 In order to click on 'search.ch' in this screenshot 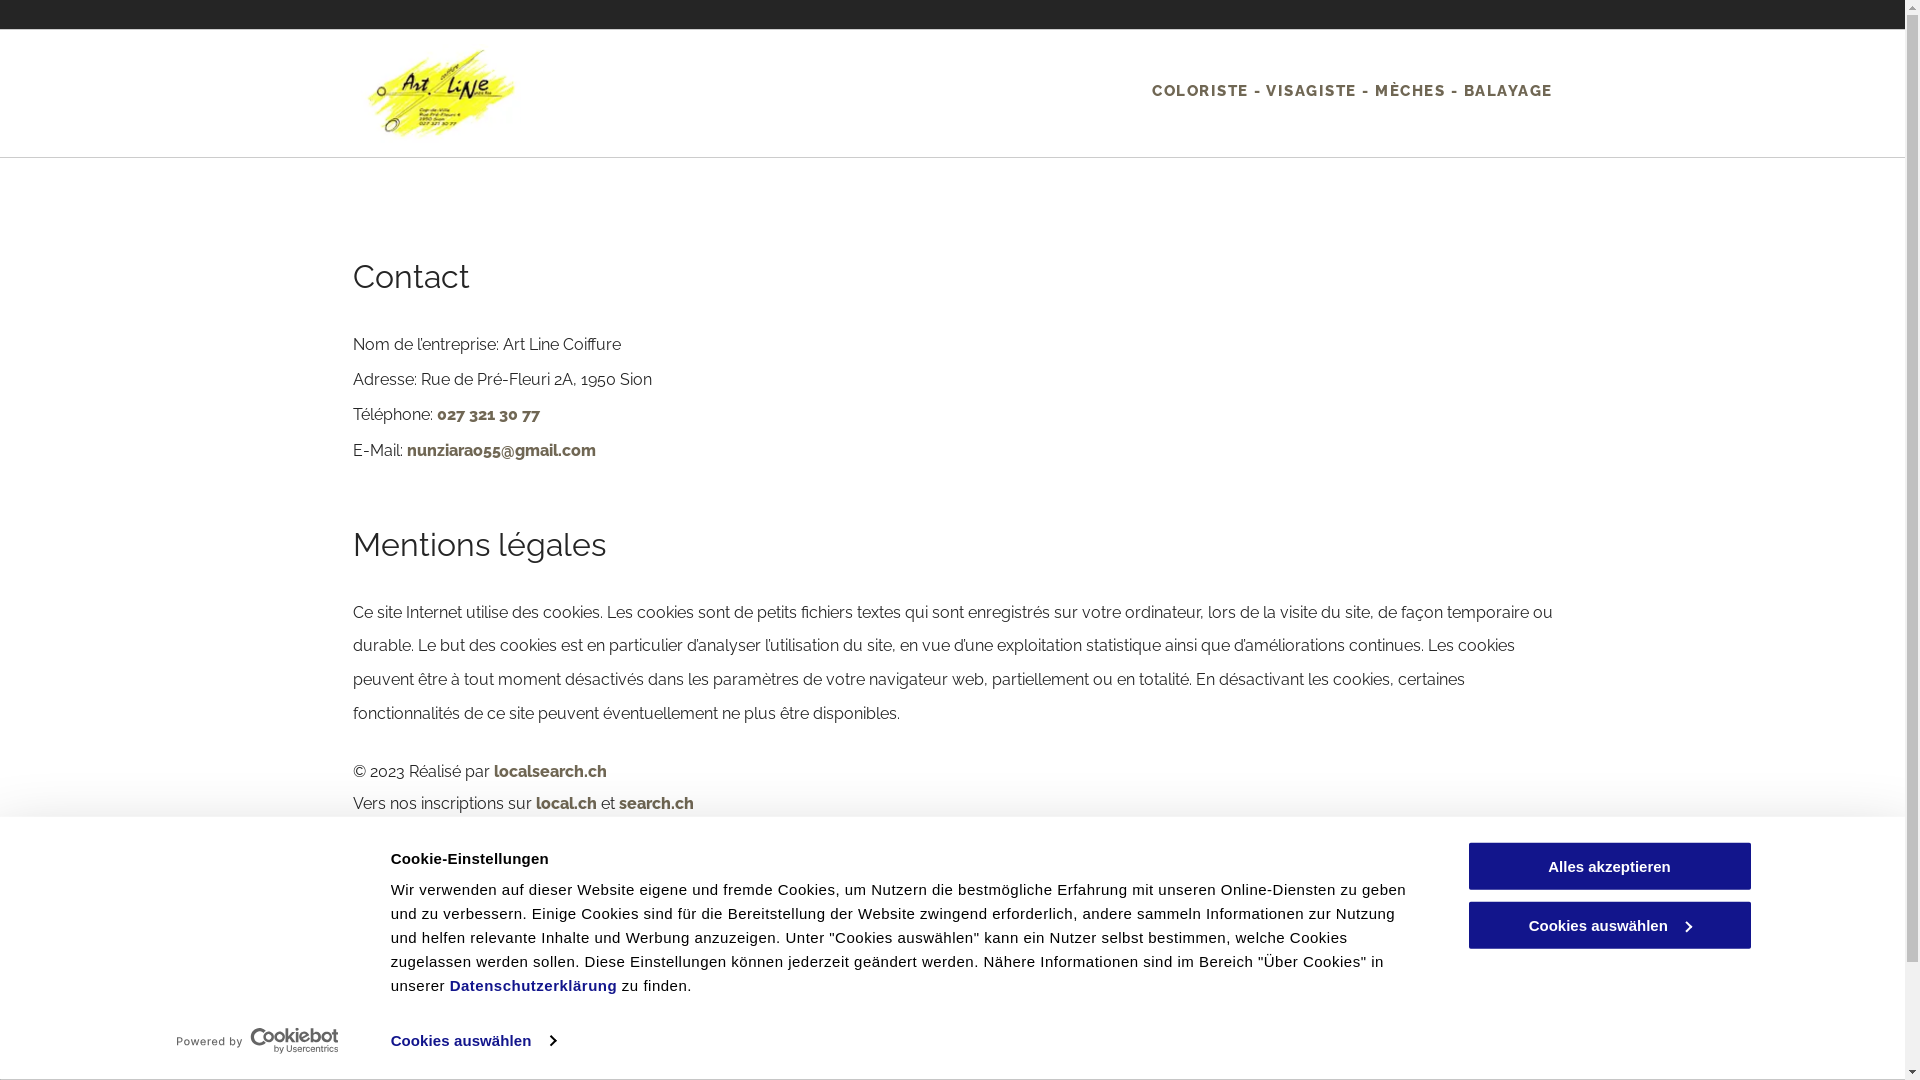, I will do `click(617, 802)`.